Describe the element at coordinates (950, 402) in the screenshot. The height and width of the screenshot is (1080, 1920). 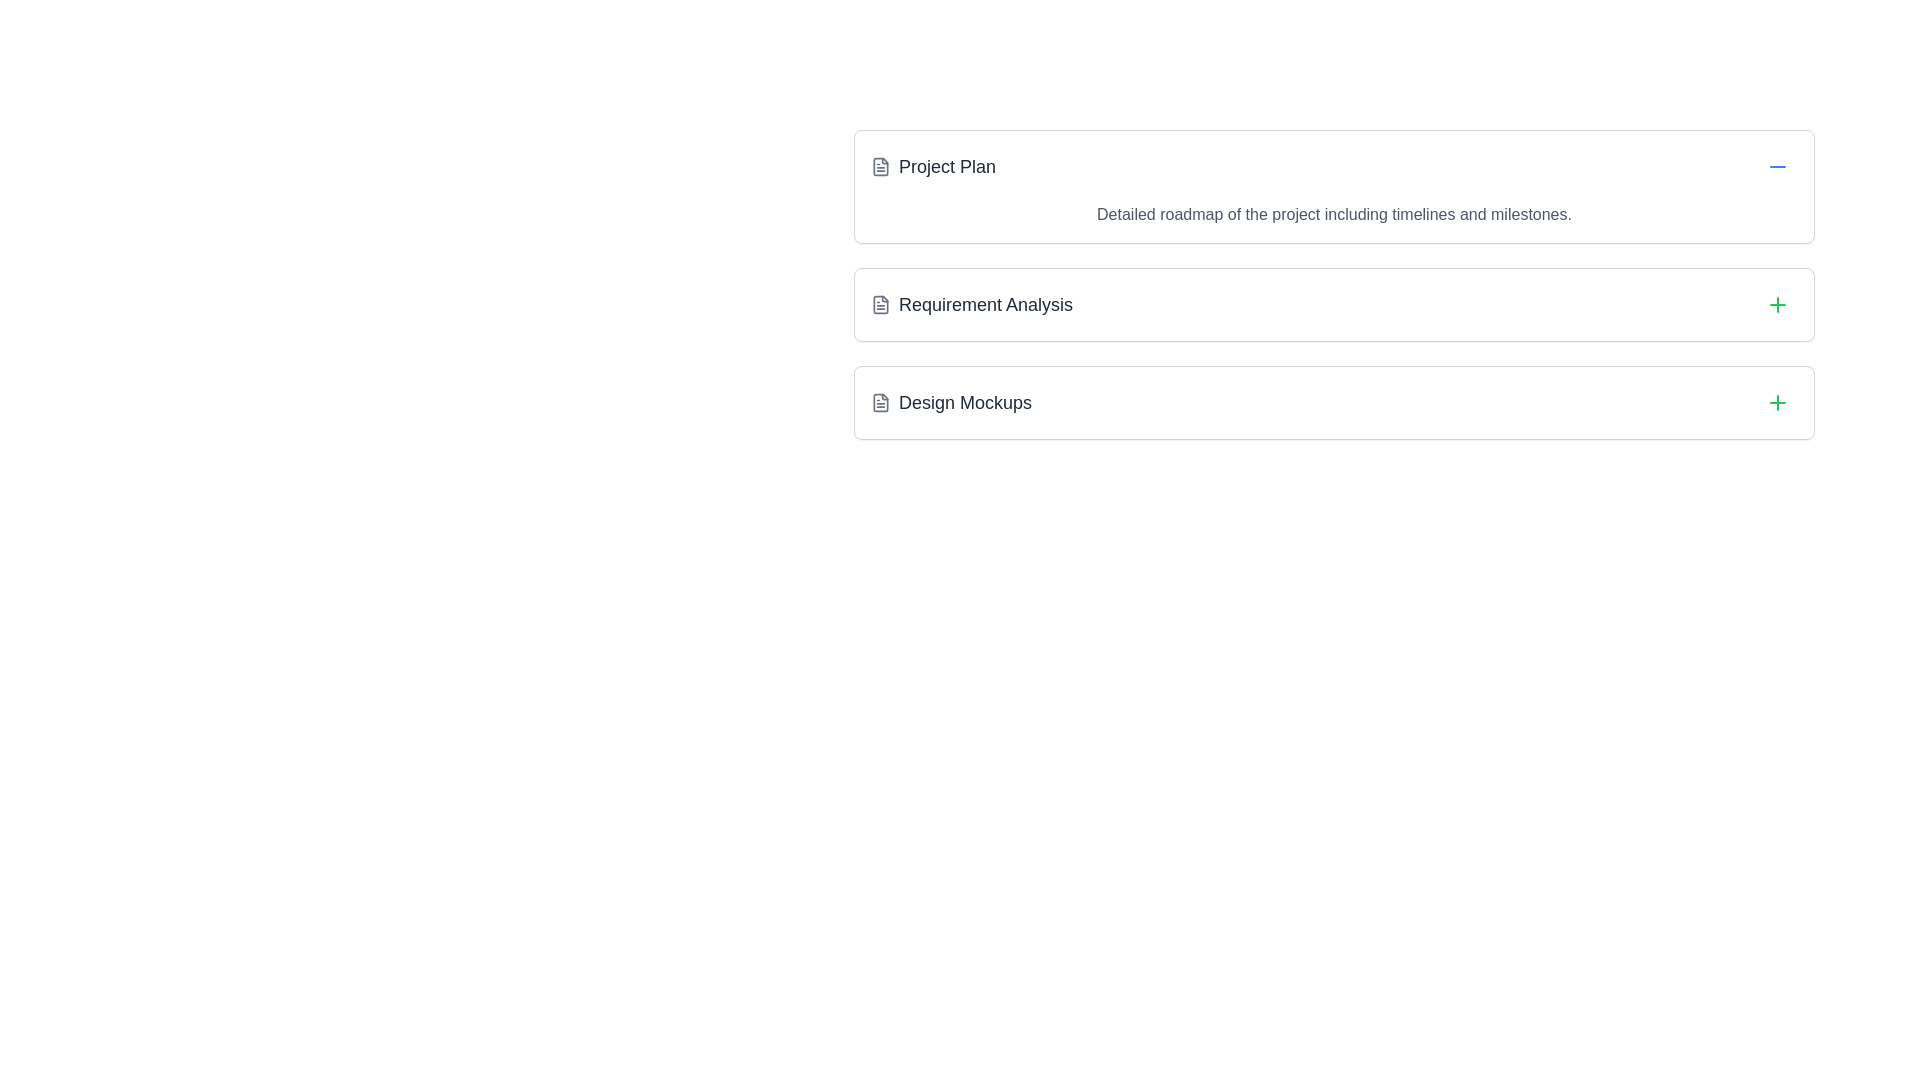
I see `the text label 'Design Mockups' which is displayed with an adjacent document icon` at that location.